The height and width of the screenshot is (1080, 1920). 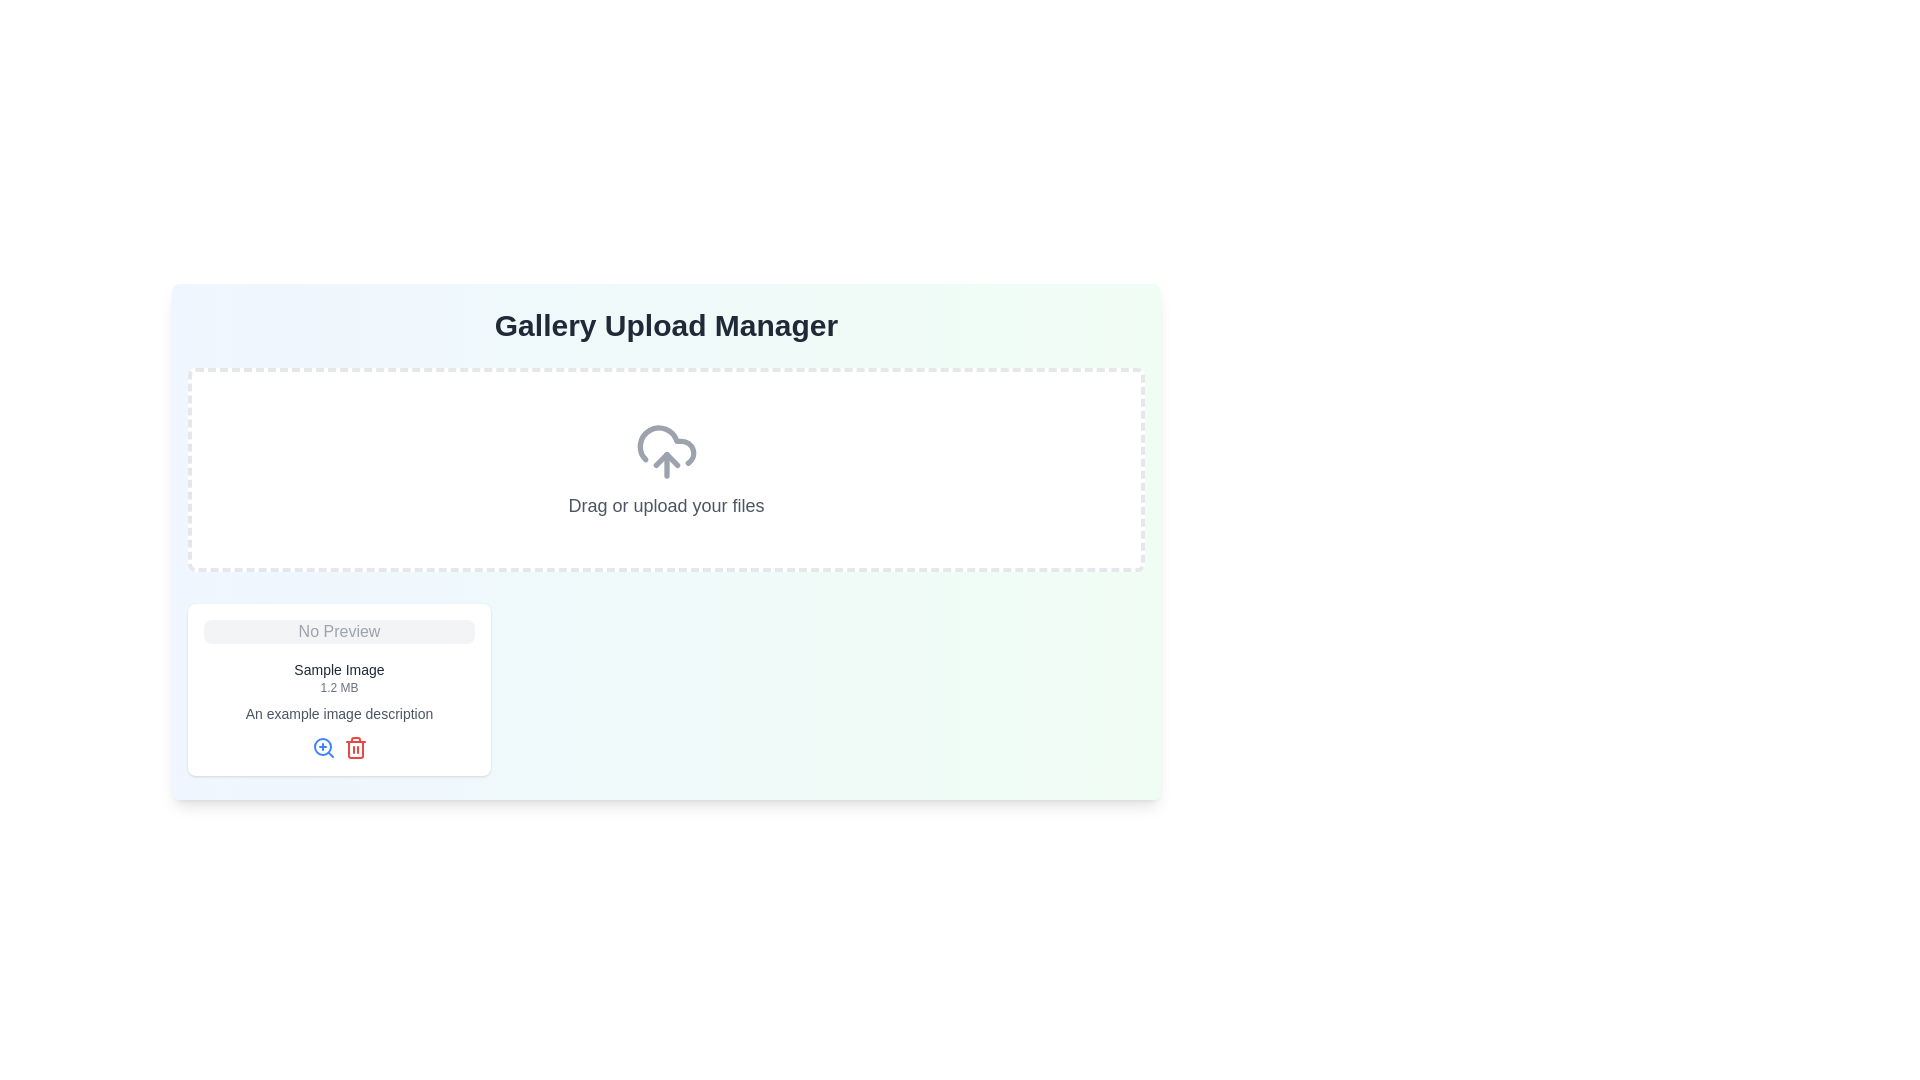 I want to click on the centrally located drag-and-drop upload area within the 'Gallery Upload Manager' for potential visual feedback, so click(x=666, y=470).